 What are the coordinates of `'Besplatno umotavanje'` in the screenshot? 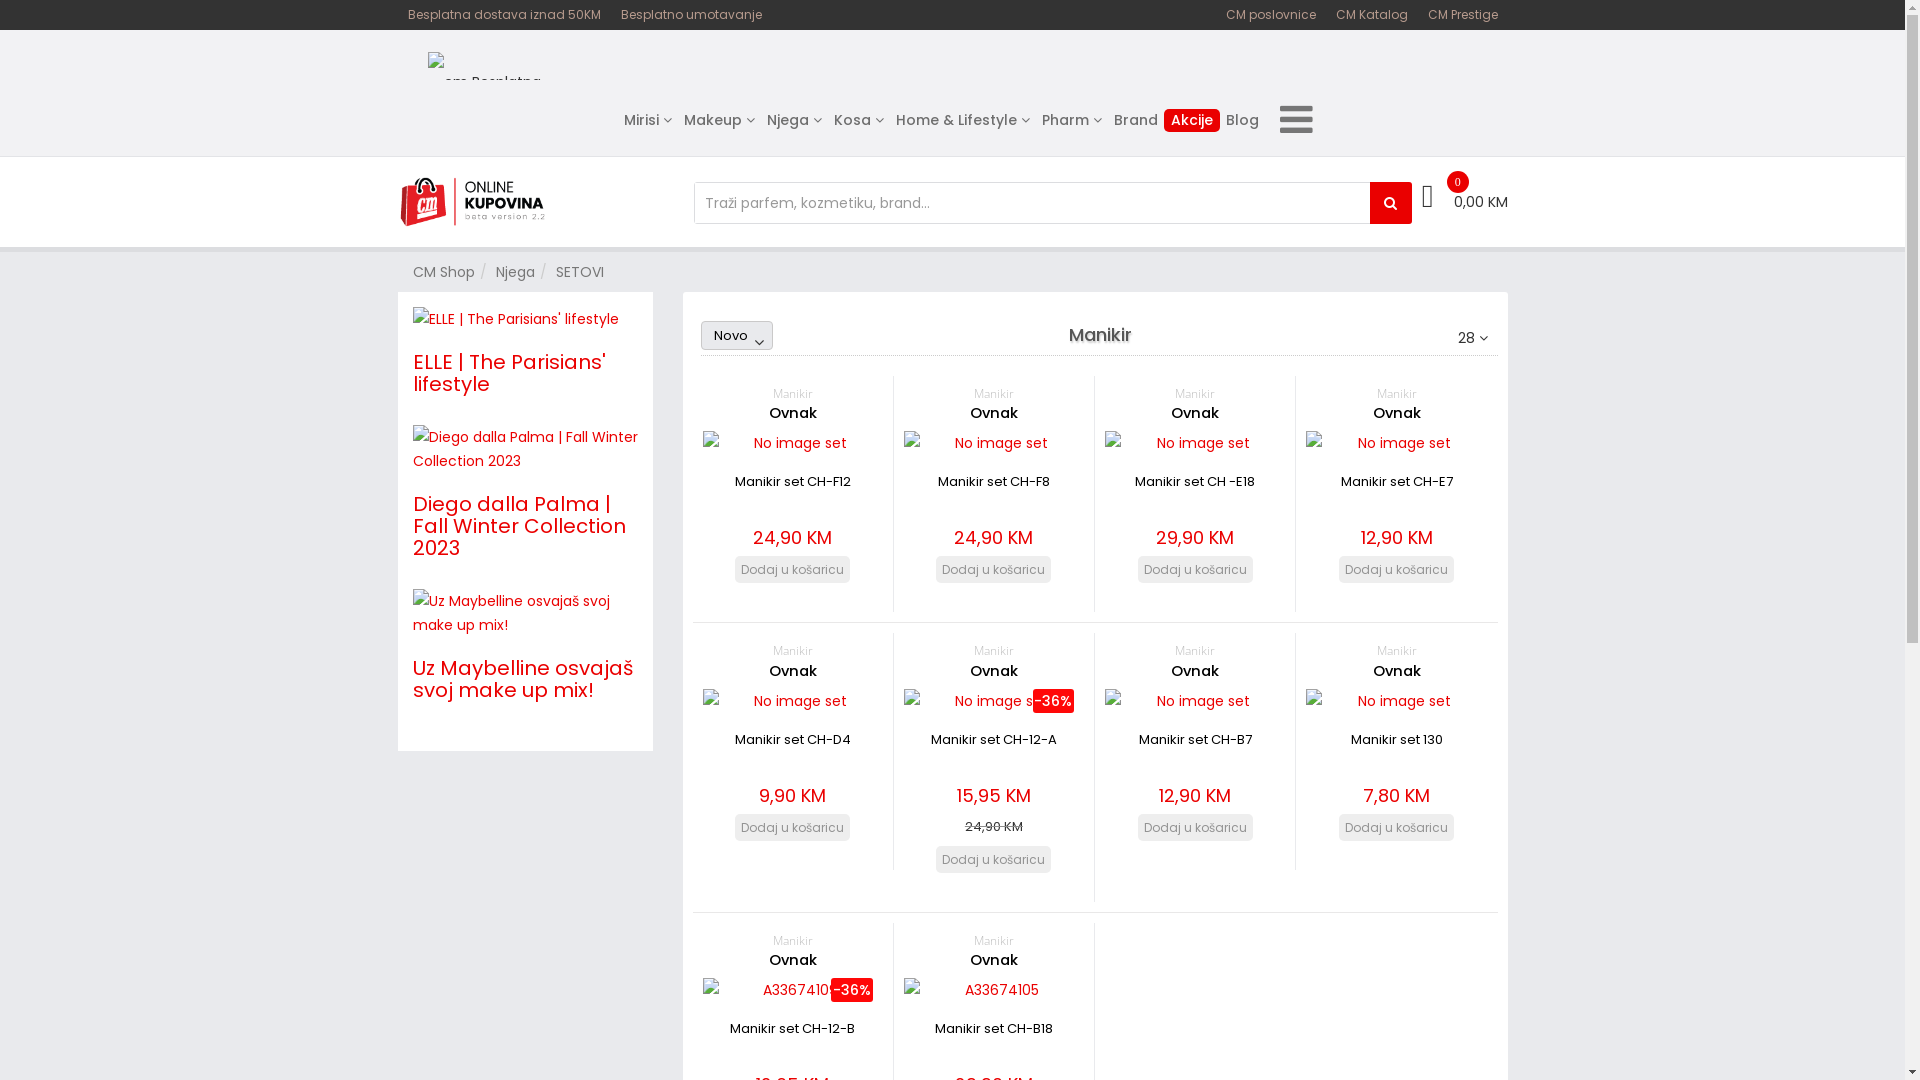 It's located at (690, 15).